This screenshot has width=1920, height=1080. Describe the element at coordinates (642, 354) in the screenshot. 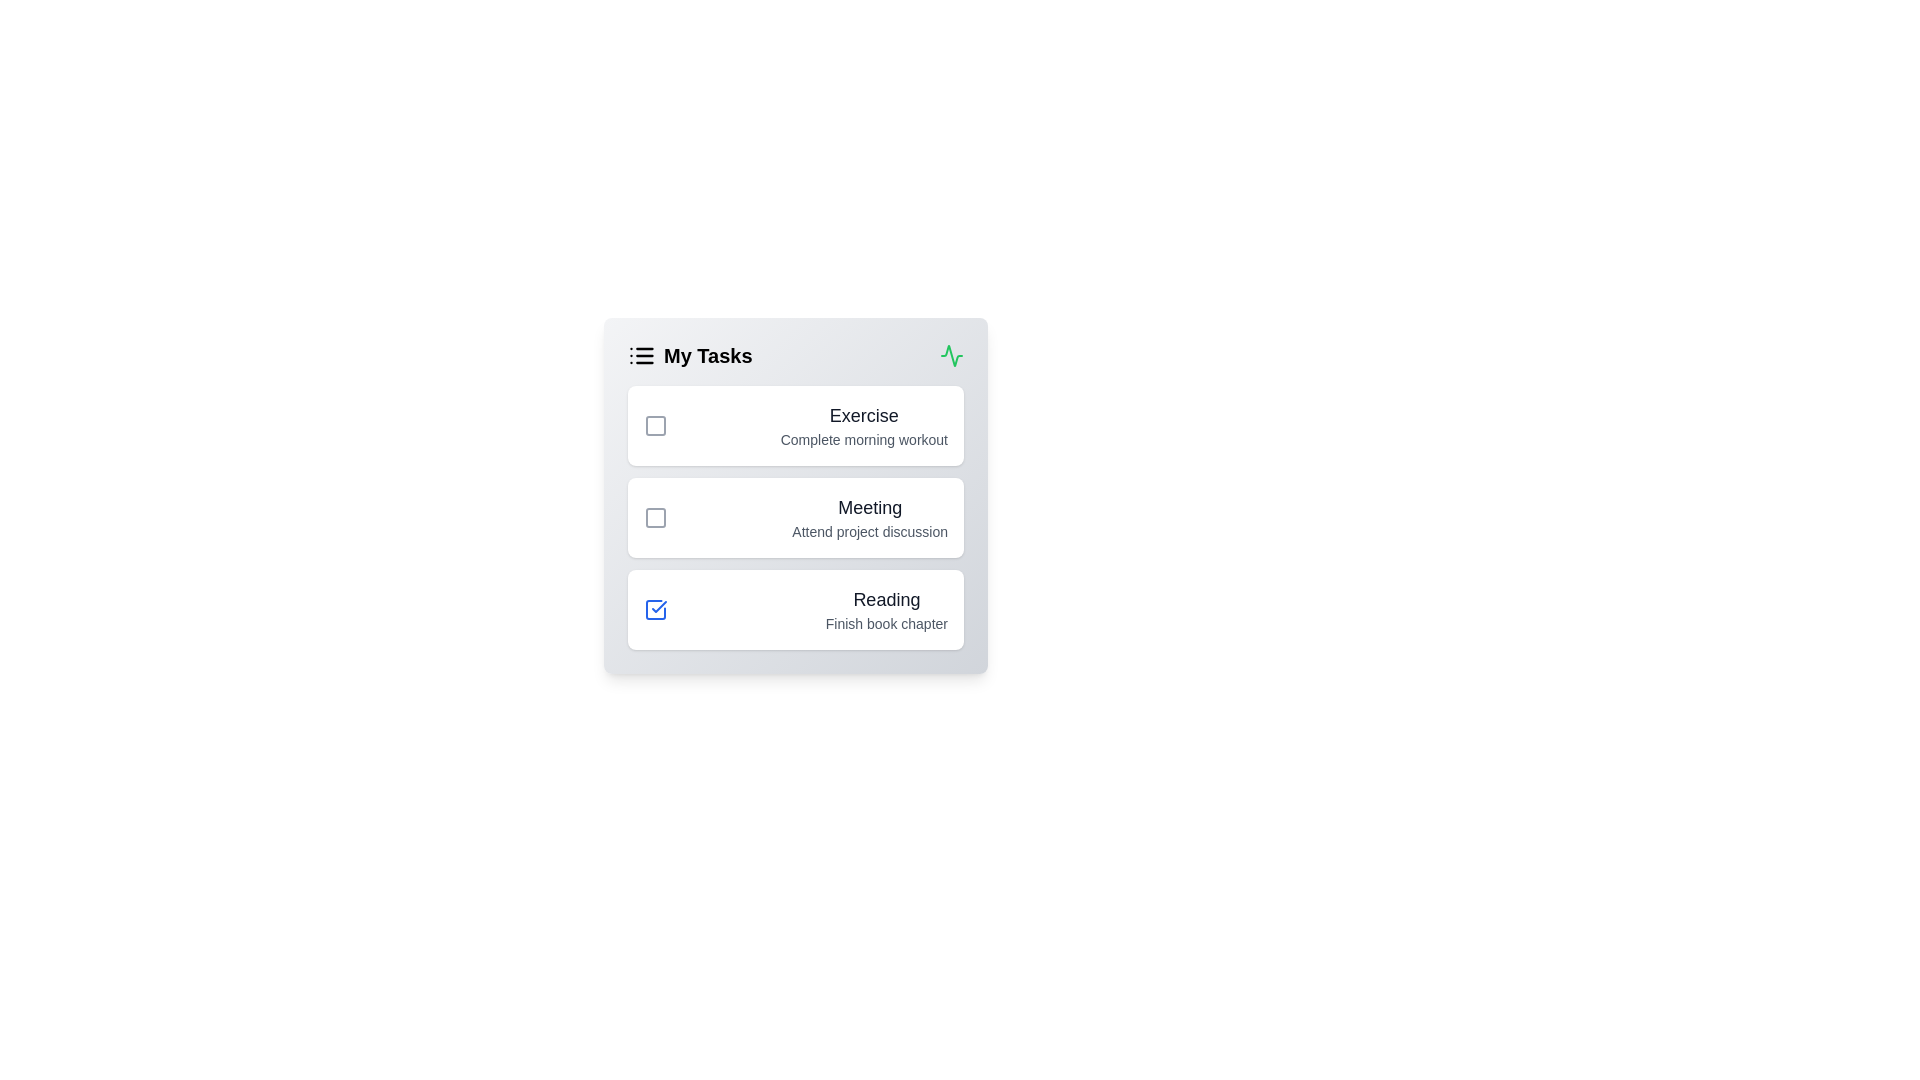

I see `the header icon list` at that location.